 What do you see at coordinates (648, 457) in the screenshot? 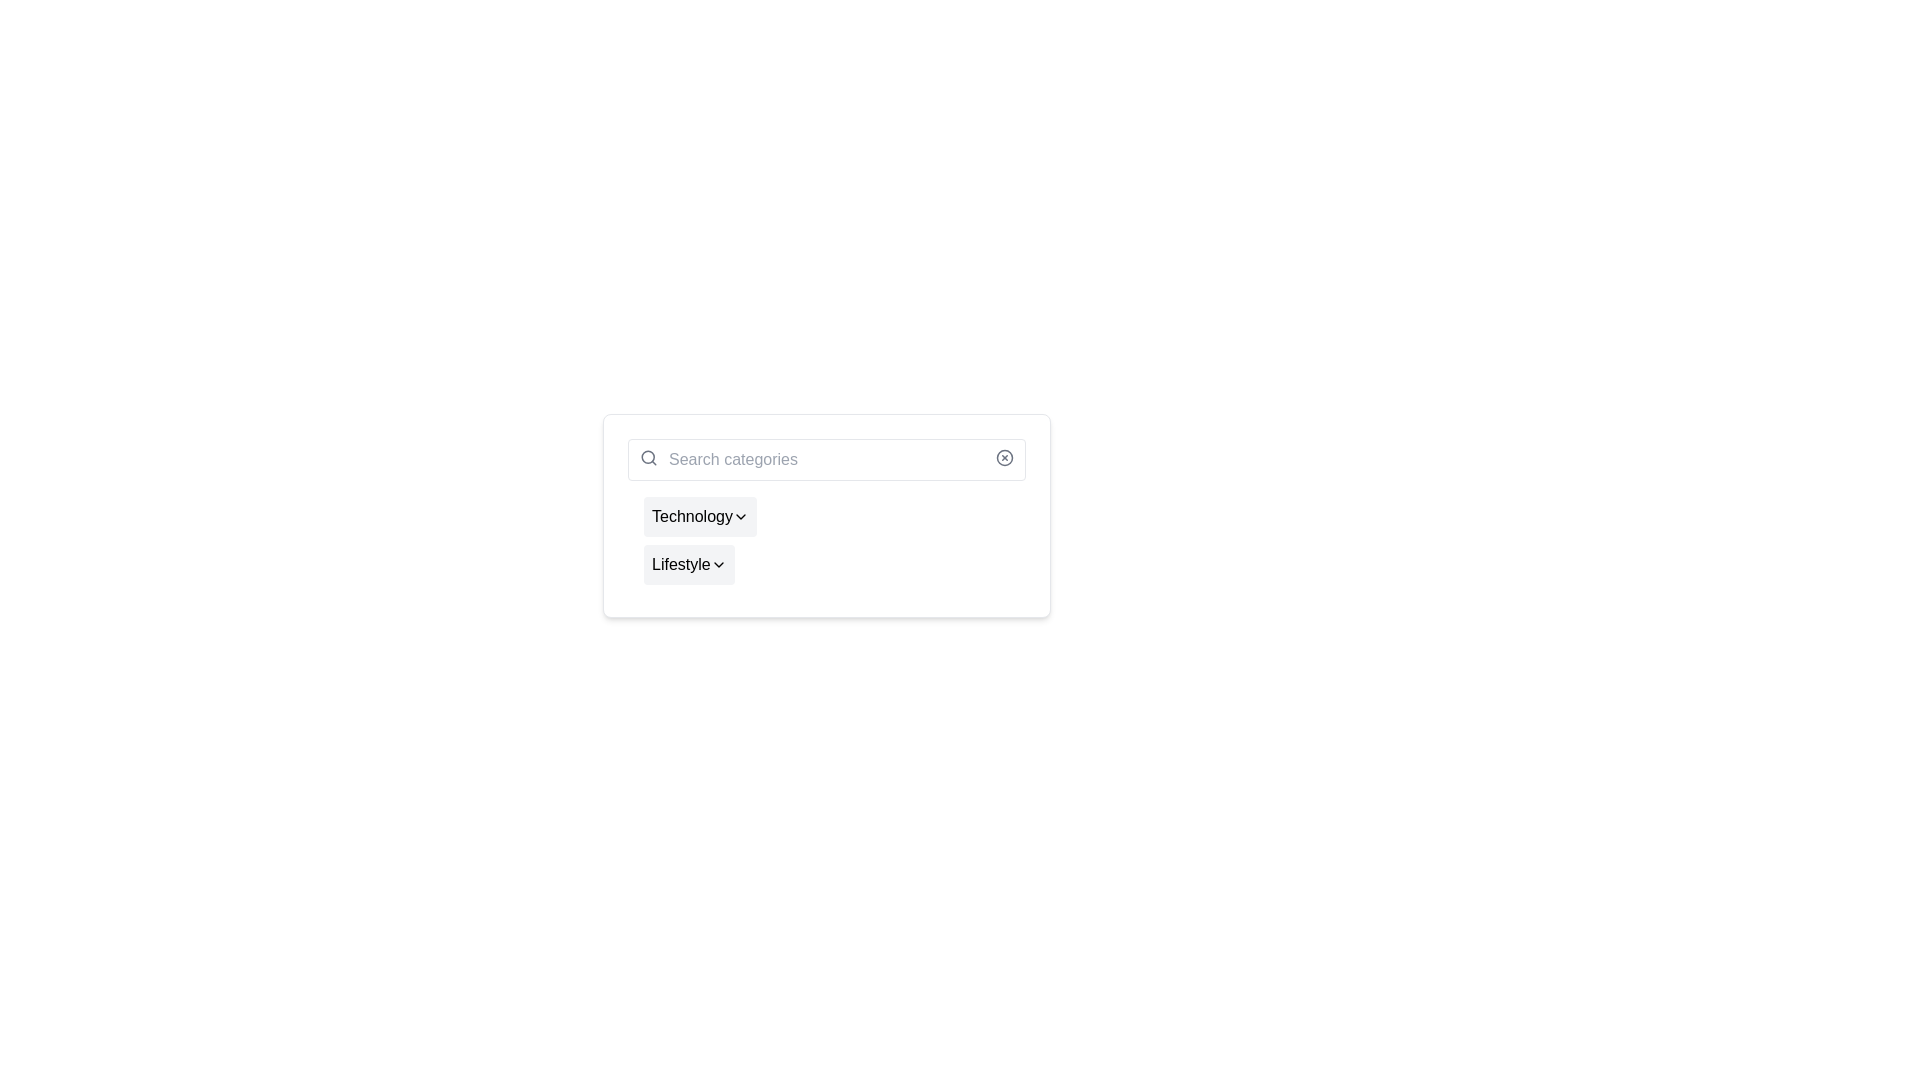
I see `the small gray circular graphic located in the upper-left corner of the 'Search categories' input field` at bounding box center [648, 457].